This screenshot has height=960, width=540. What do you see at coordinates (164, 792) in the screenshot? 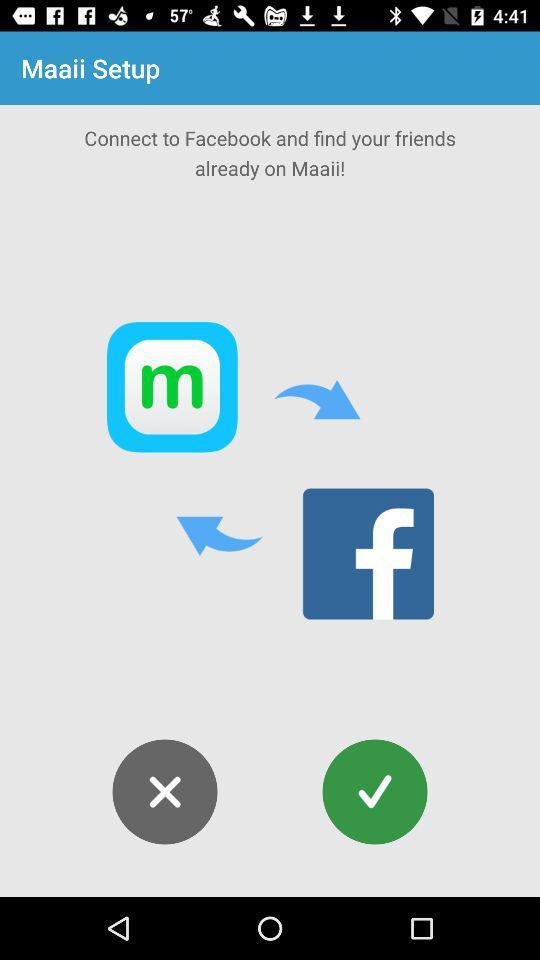
I see `cancel` at bounding box center [164, 792].